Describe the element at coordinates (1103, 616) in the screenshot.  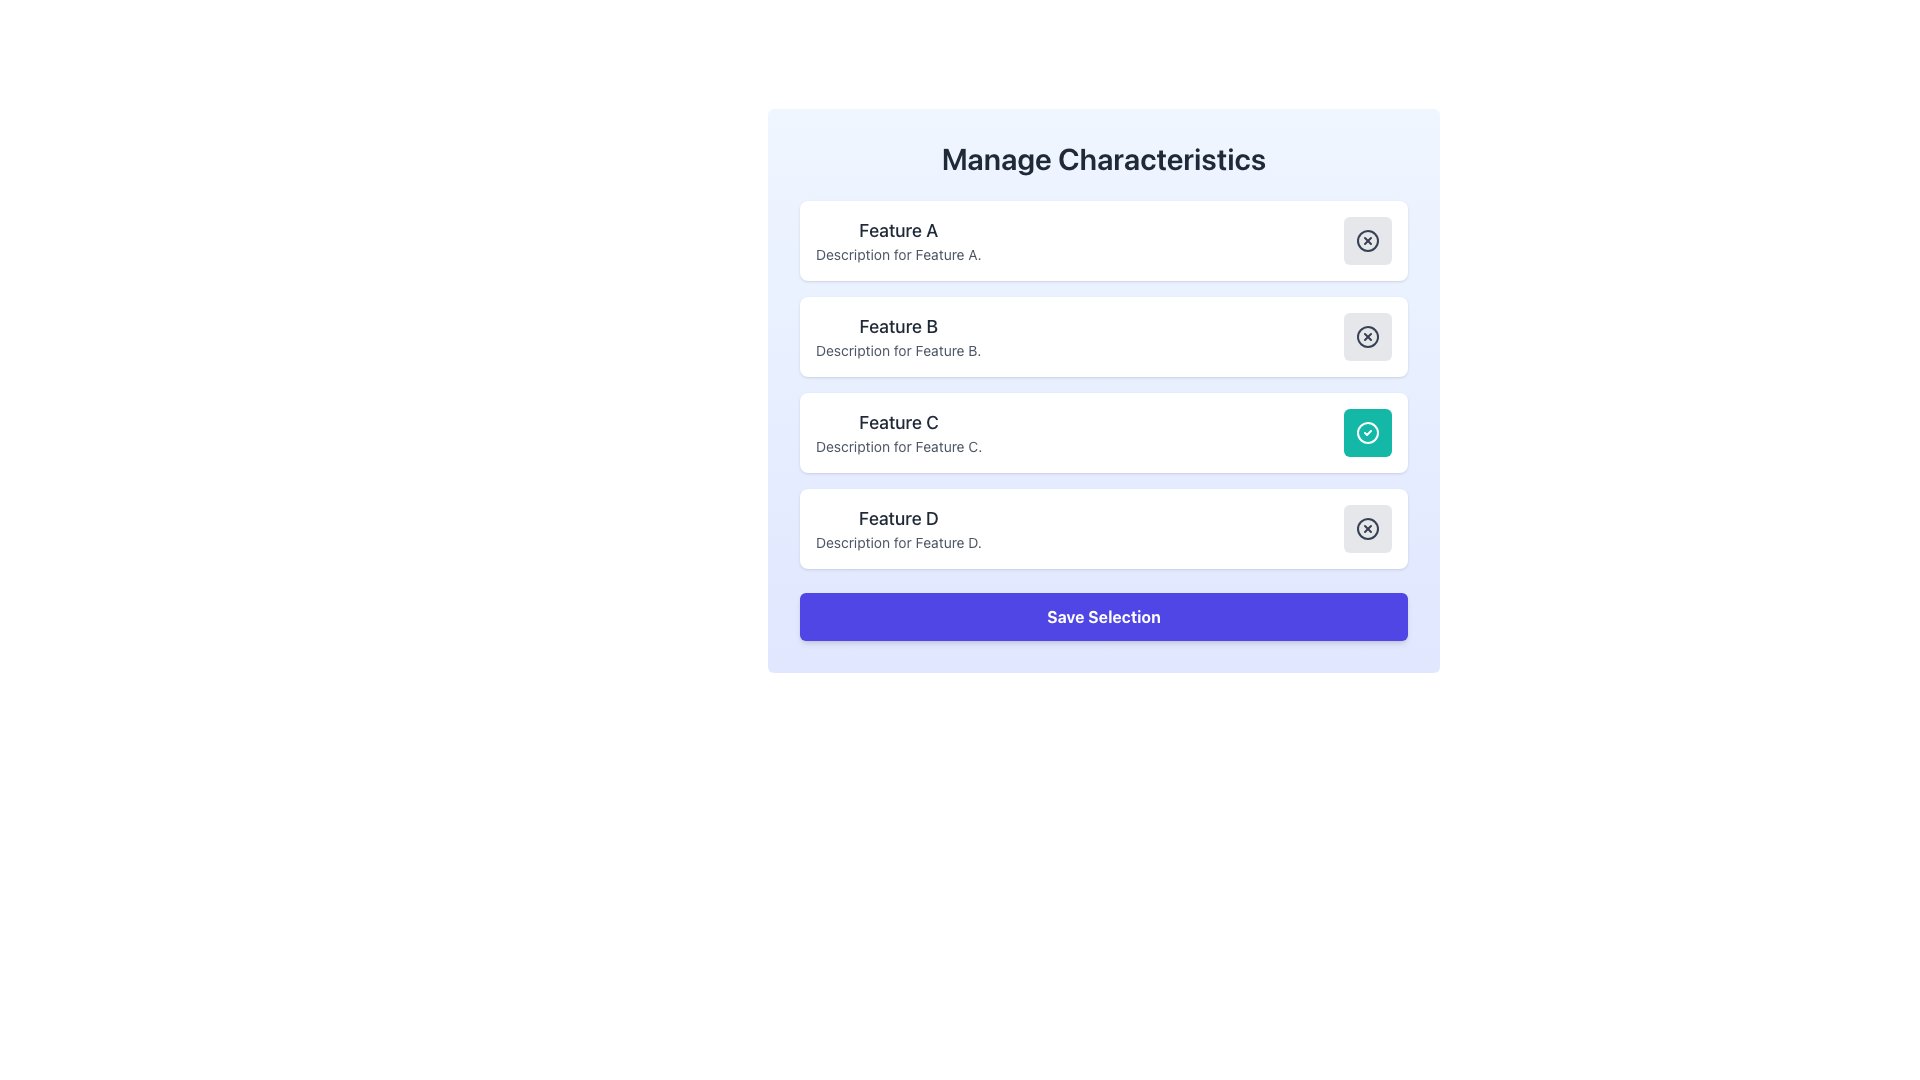
I see `the confirmation button located at the bottom of the 'Manage Characteristics' section to confirm selections` at that location.